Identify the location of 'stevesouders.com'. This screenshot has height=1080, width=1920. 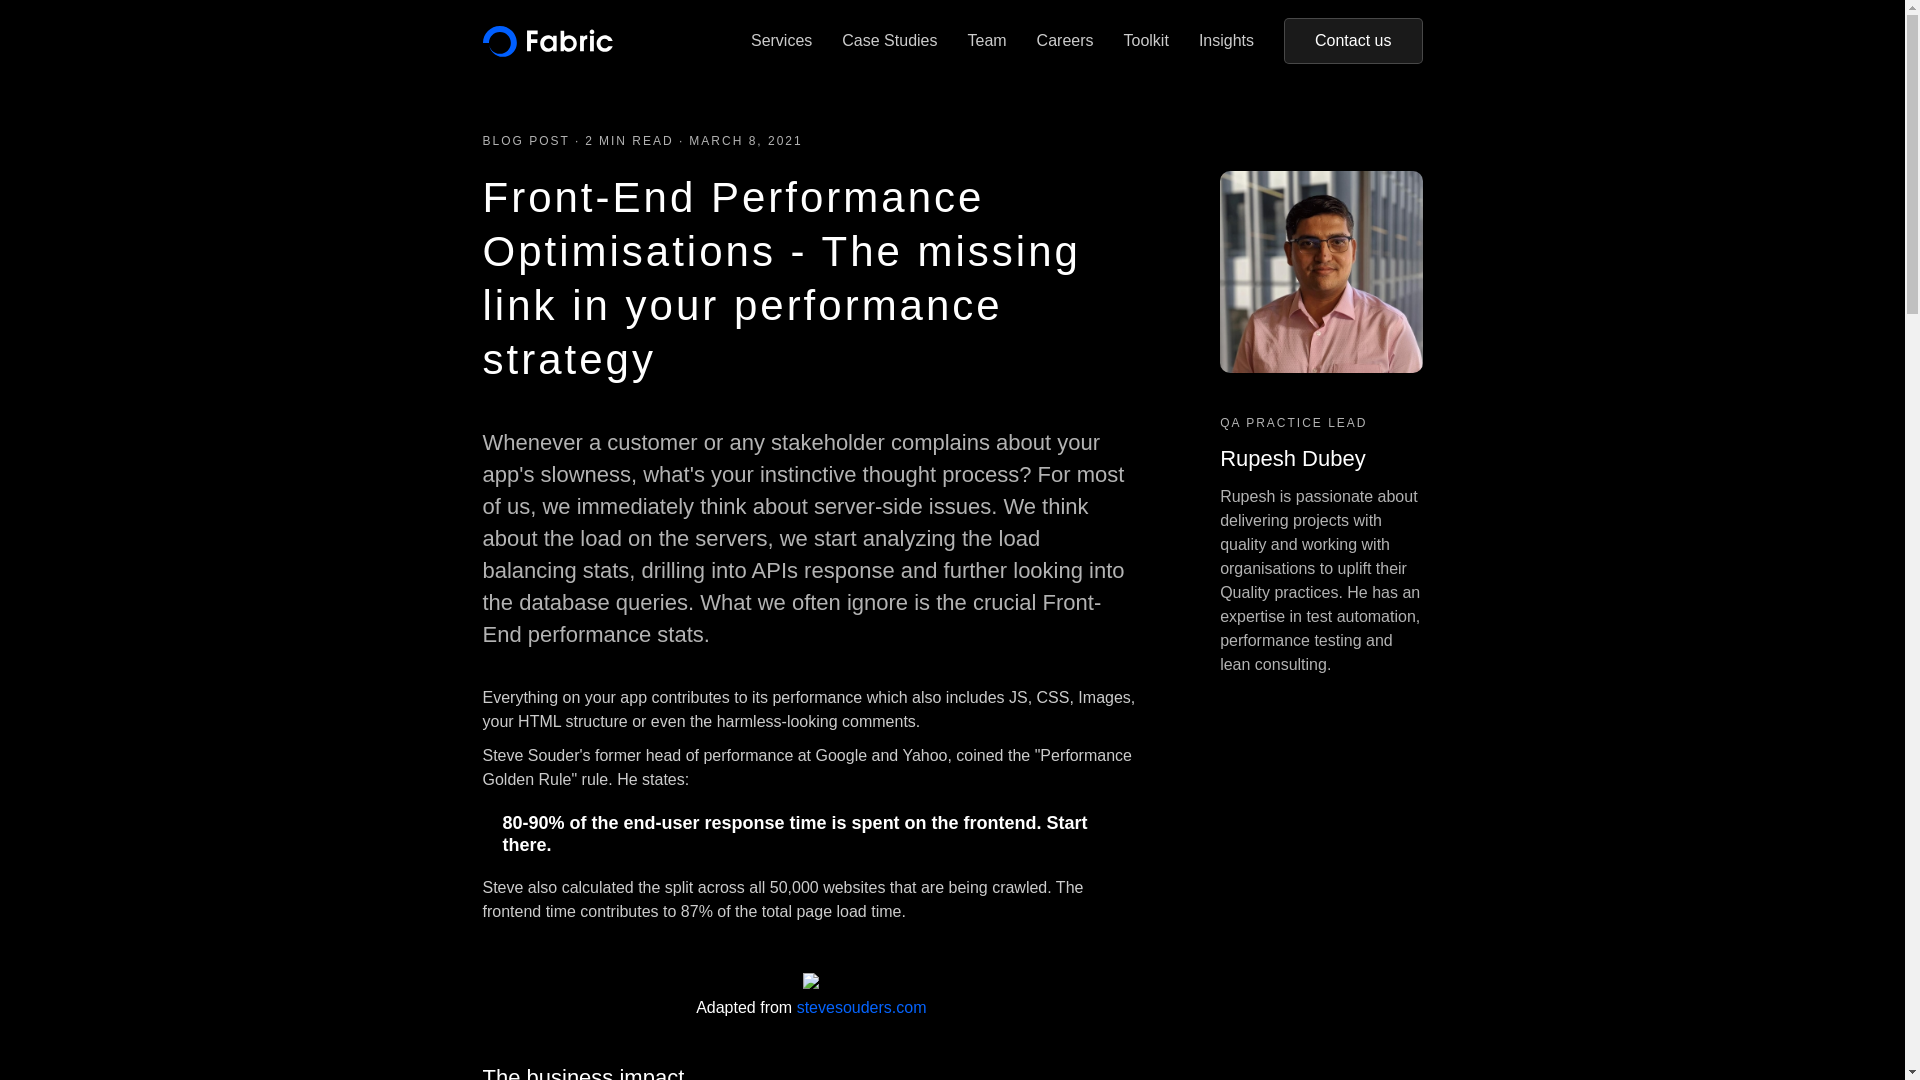
(862, 1007).